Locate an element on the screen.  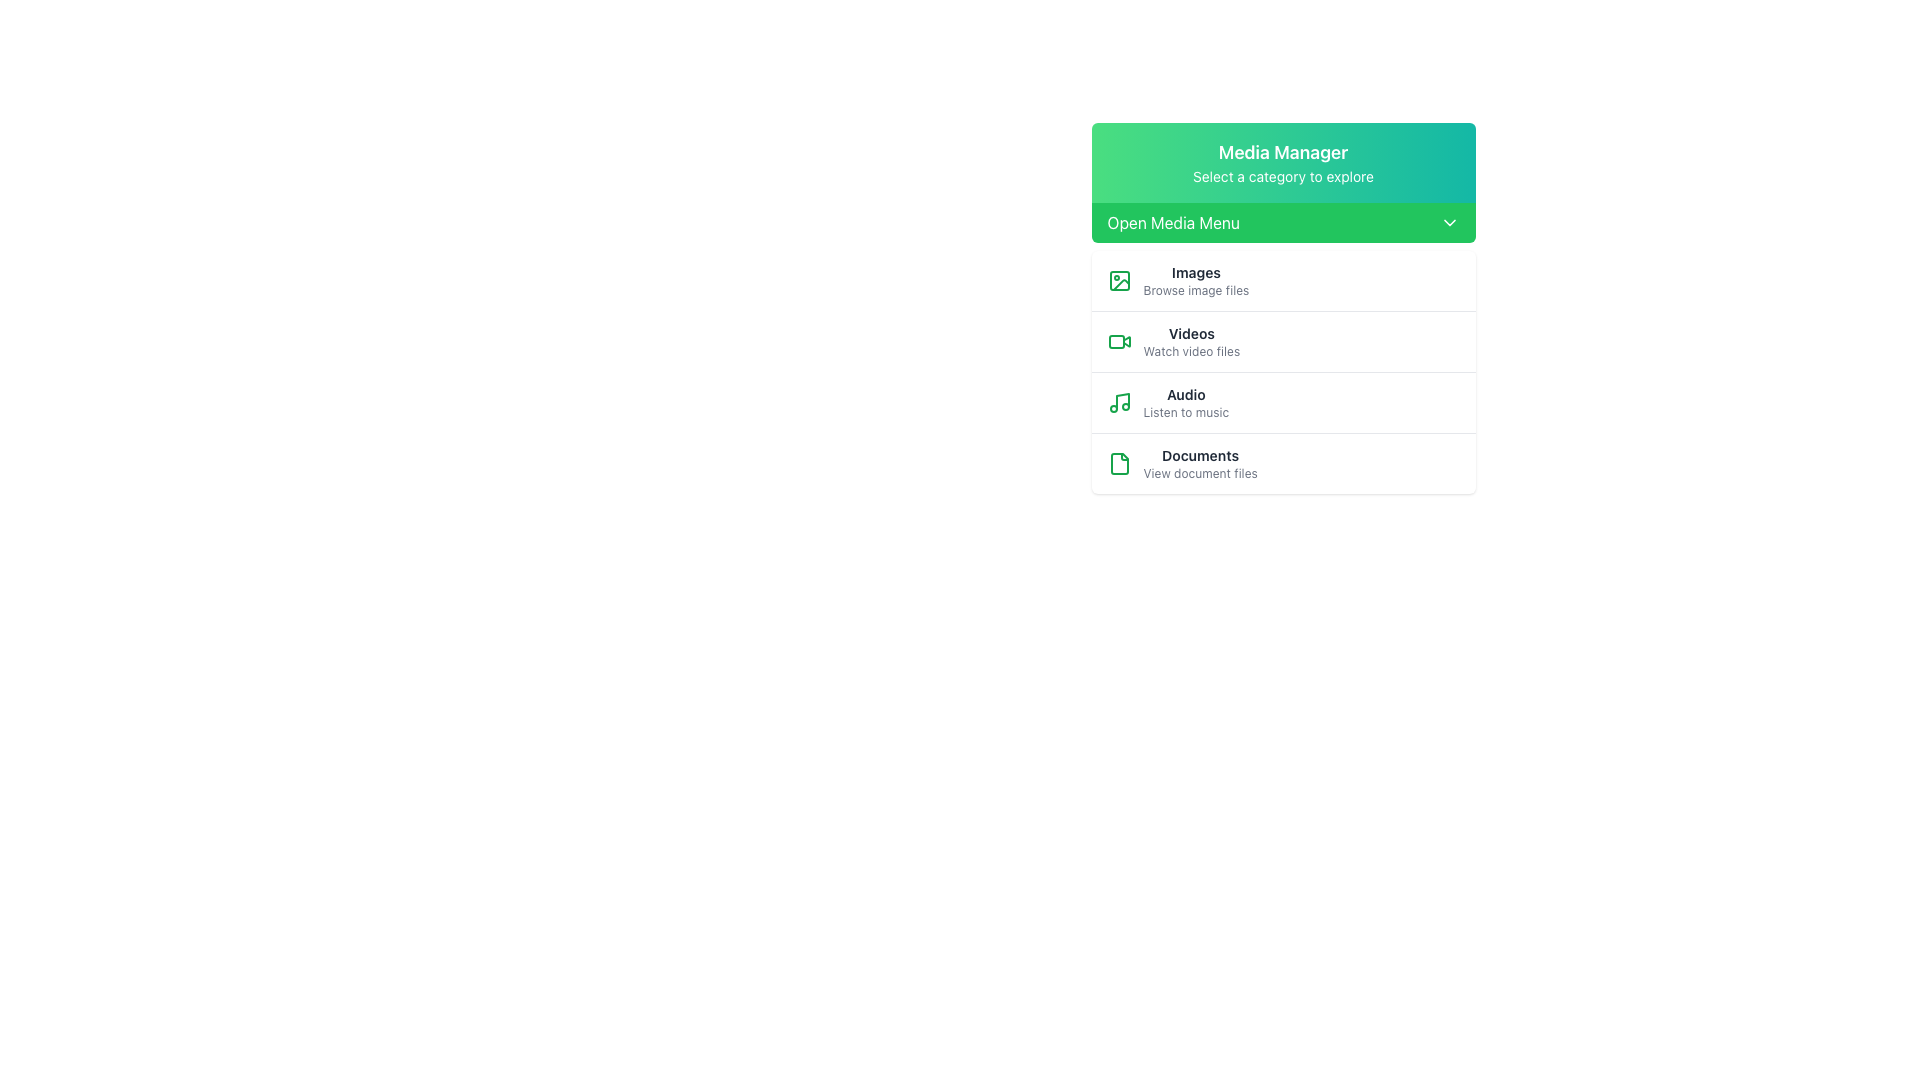
the descriptive text located under the 'Images' entry in the 'Media Manager' dropdown menu, which provides additional details about the images is located at coordinates (1196, 290).